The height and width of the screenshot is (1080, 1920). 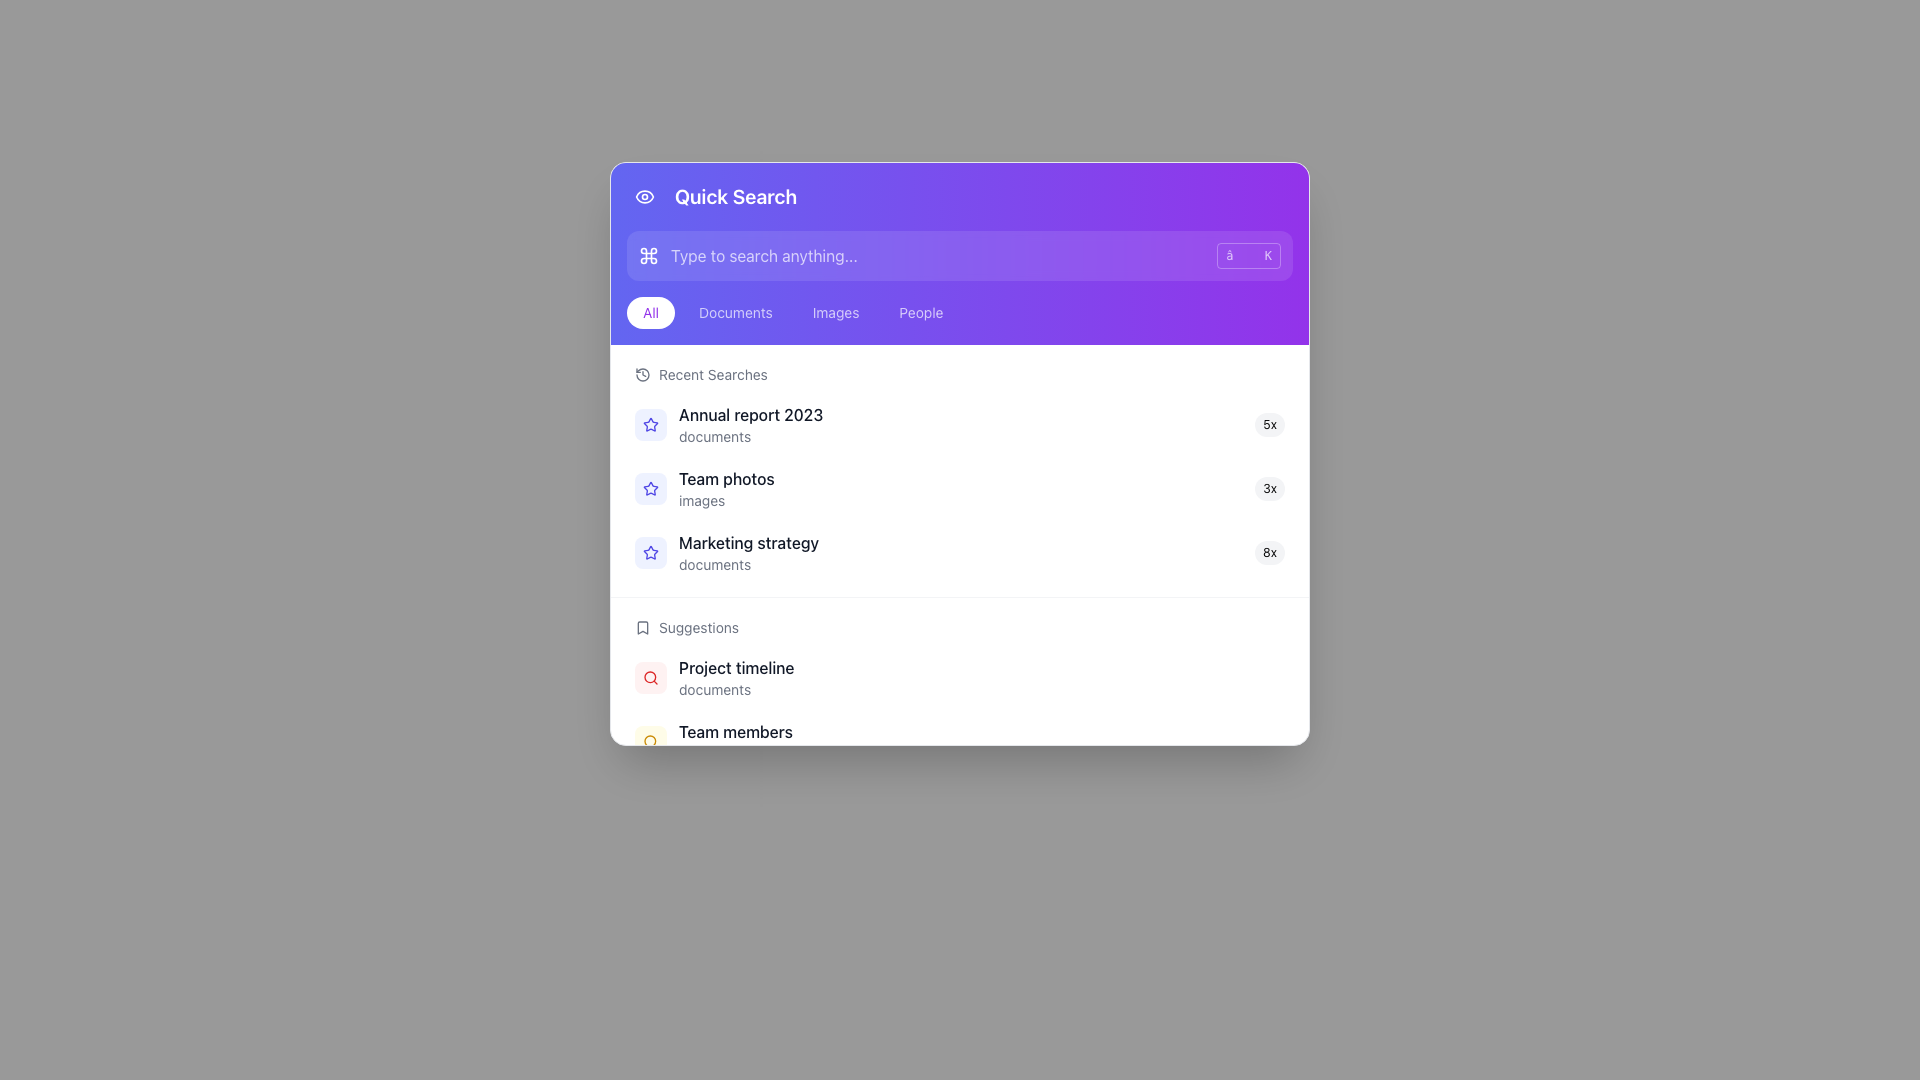 I want to click on the third entry in the 'Recent Searches' section of the quick search dropdown, which provides a shortcut, so click(x=960, y=552).